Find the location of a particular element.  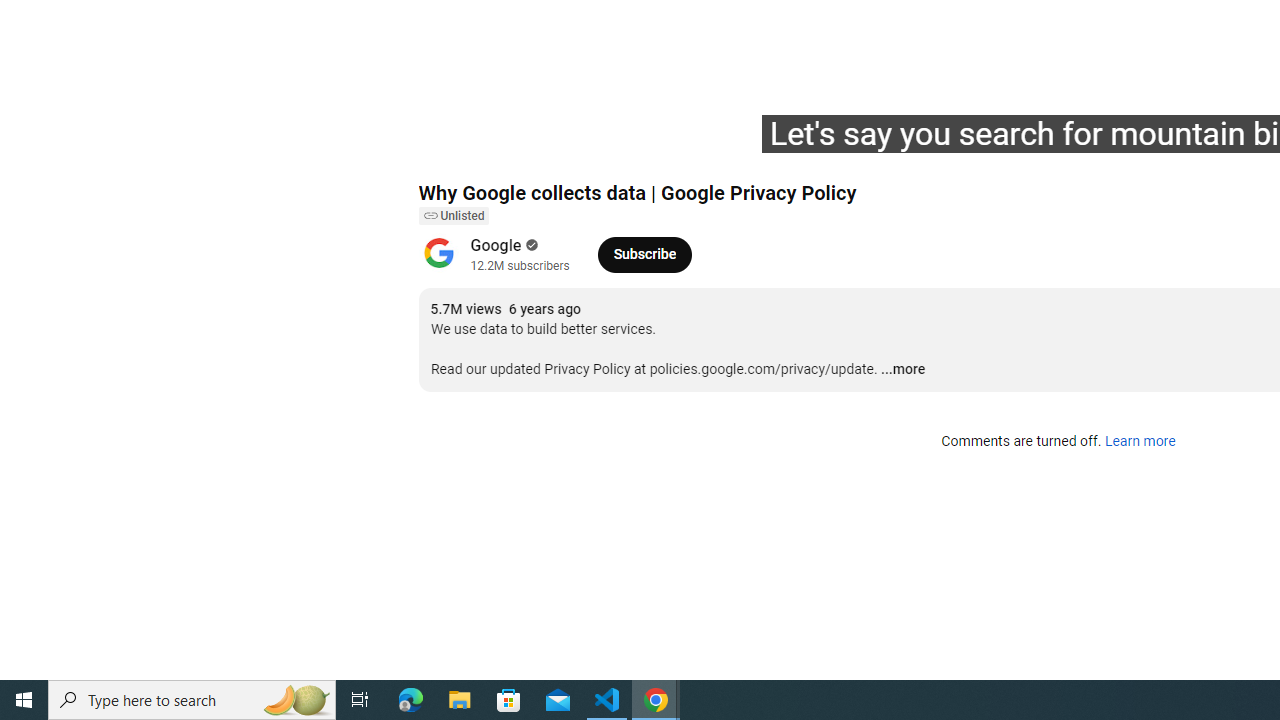

'...more' is located at coordinates (902, 370).